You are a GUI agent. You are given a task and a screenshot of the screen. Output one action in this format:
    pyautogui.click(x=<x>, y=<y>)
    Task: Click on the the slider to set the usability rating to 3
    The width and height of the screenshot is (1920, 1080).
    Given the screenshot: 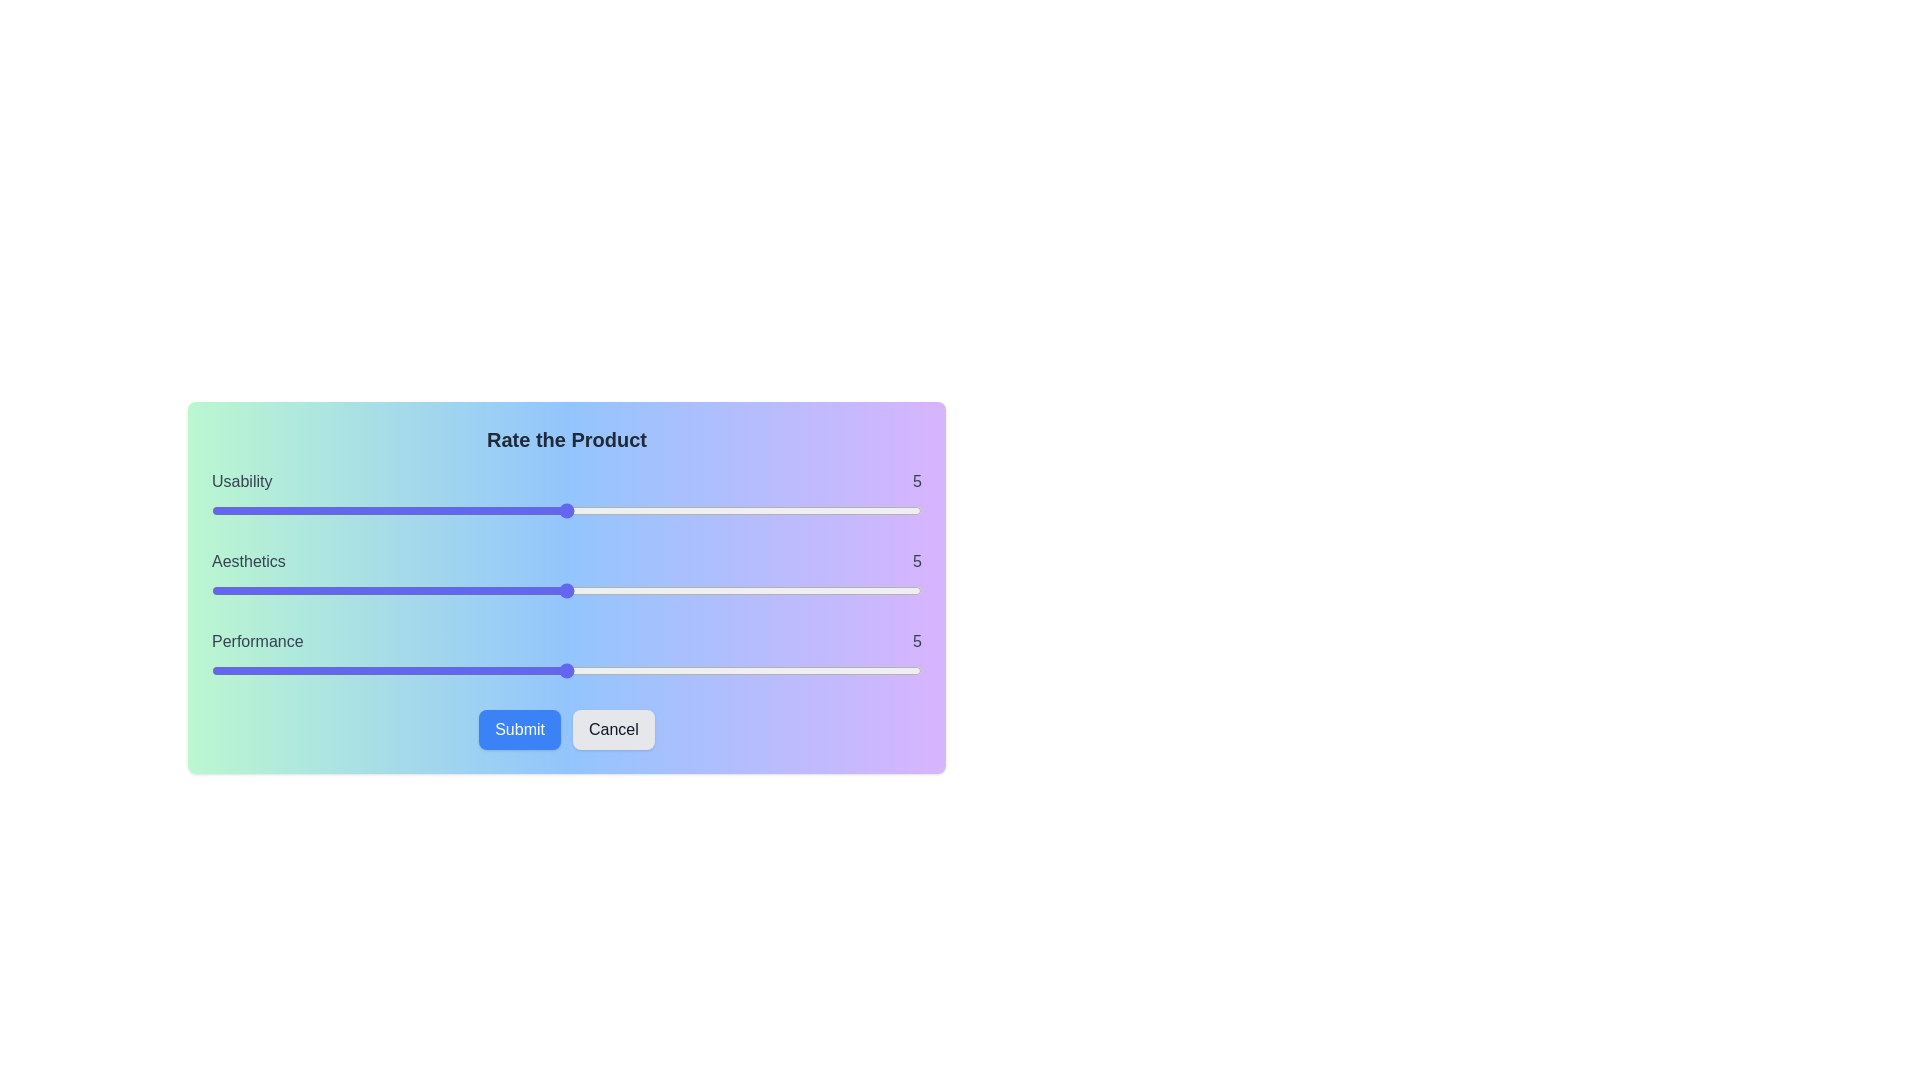 What is the action you would take?
    pyautogui.click(x=424, y=509)
    